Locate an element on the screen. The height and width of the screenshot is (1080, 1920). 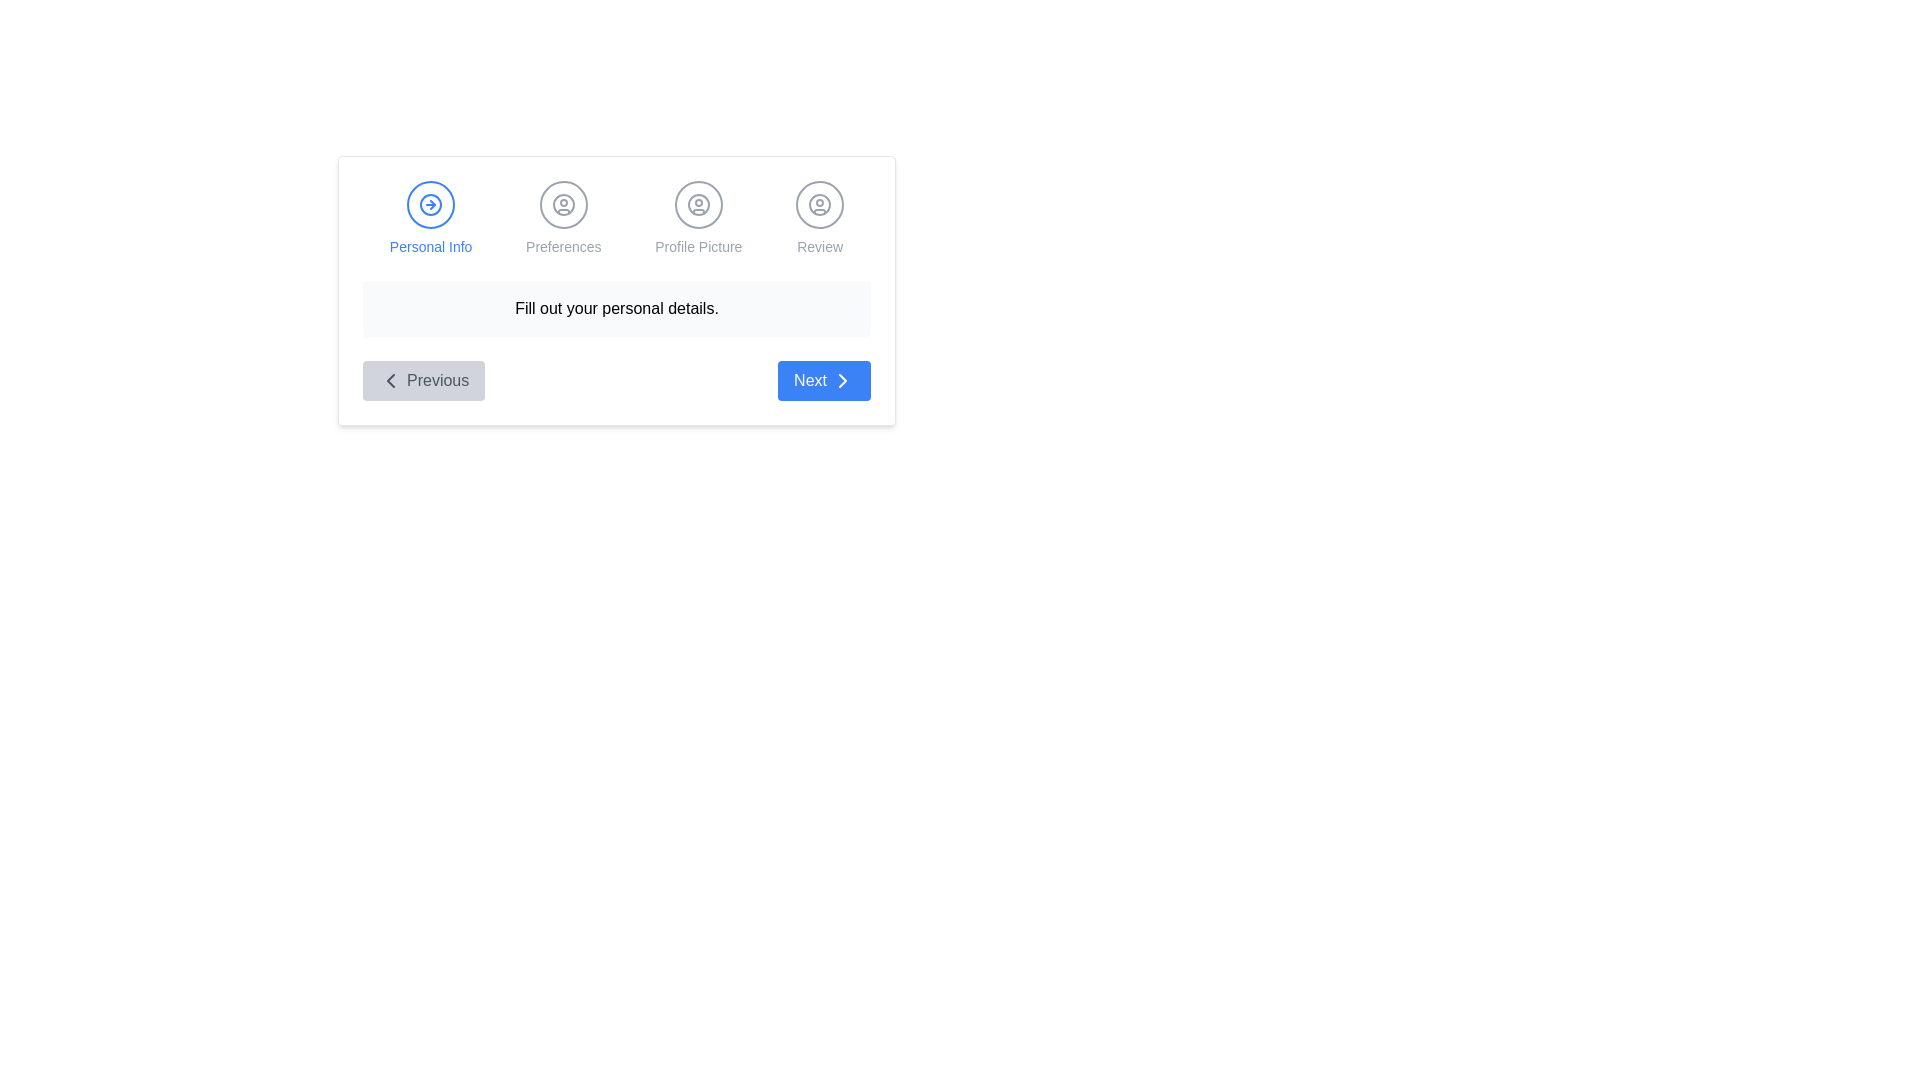
the first circular button with a blue border and a right-pointing arrow icon in the 'Personal Info' section is located at coordinates (430, 204).